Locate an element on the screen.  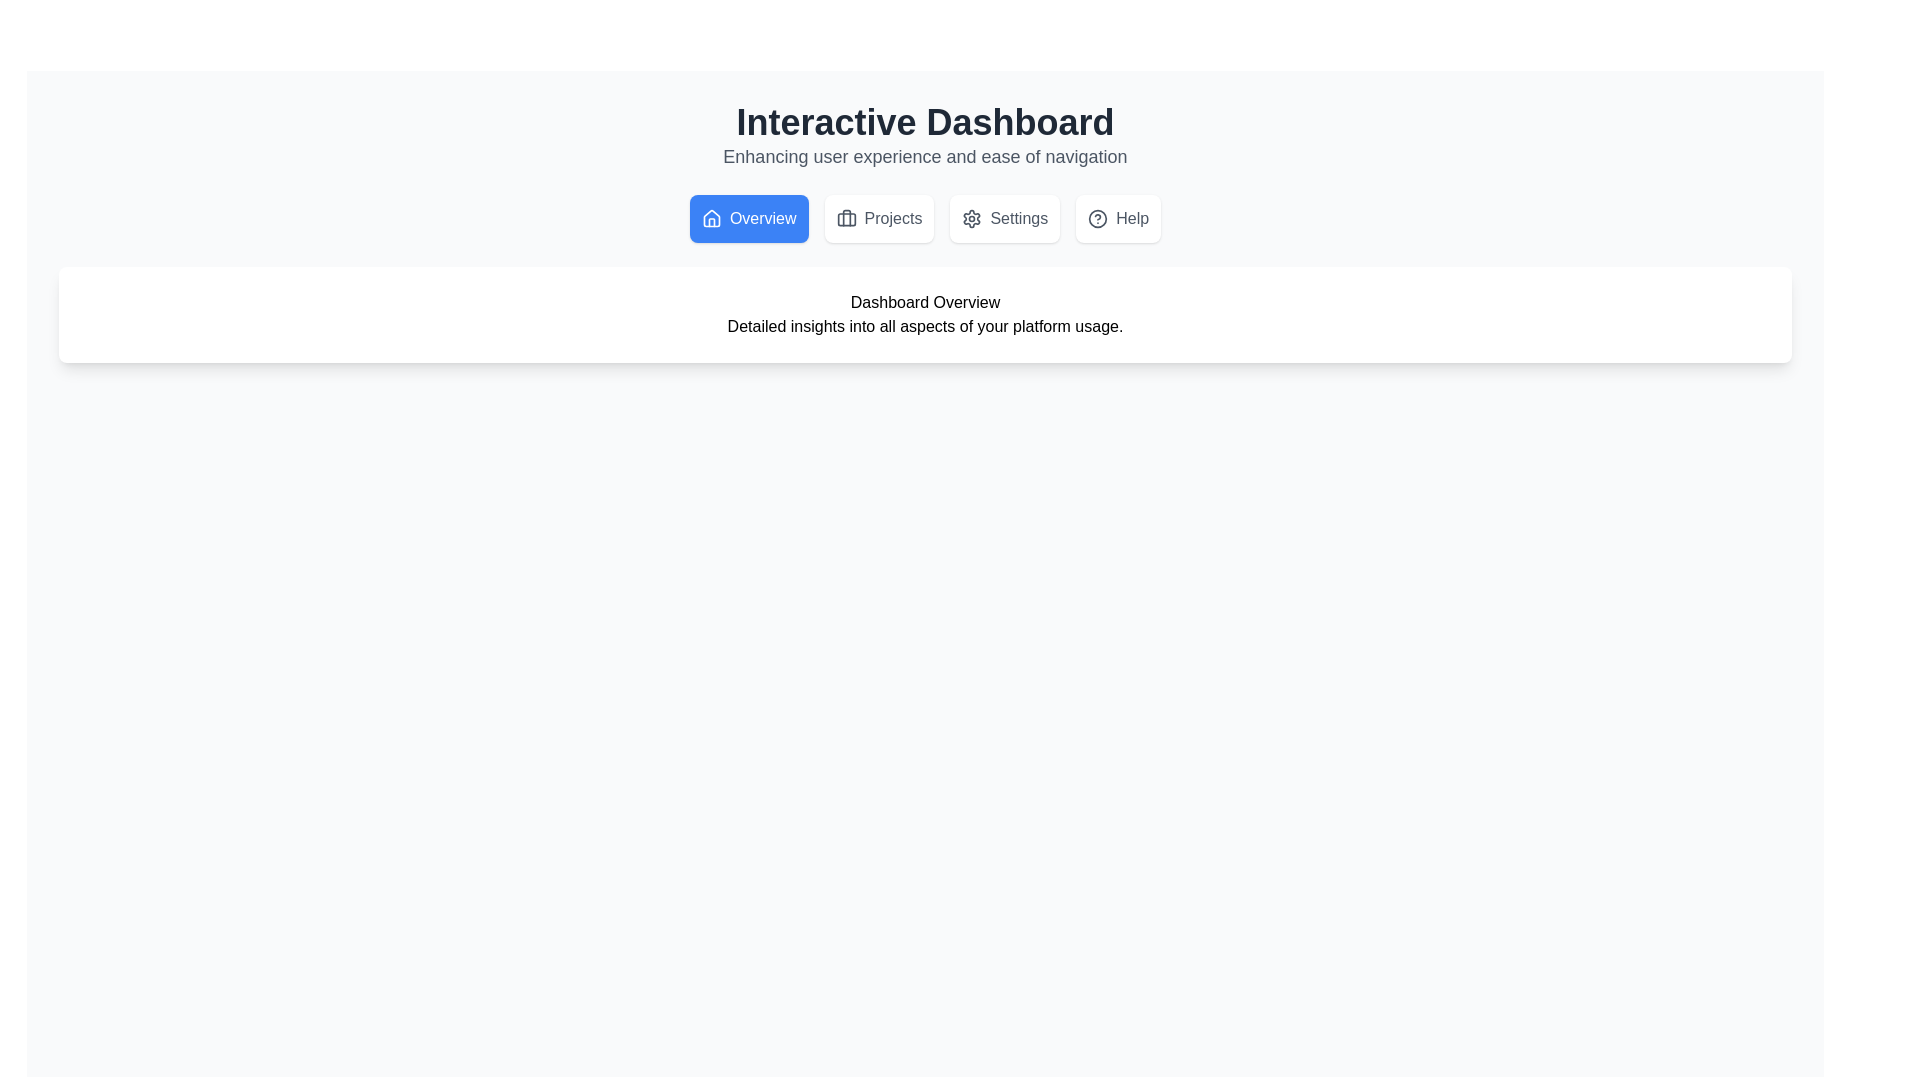
the 'home' icon located within the blue rectangular button labeled 'Overview' is located at coordinates (711, 218).